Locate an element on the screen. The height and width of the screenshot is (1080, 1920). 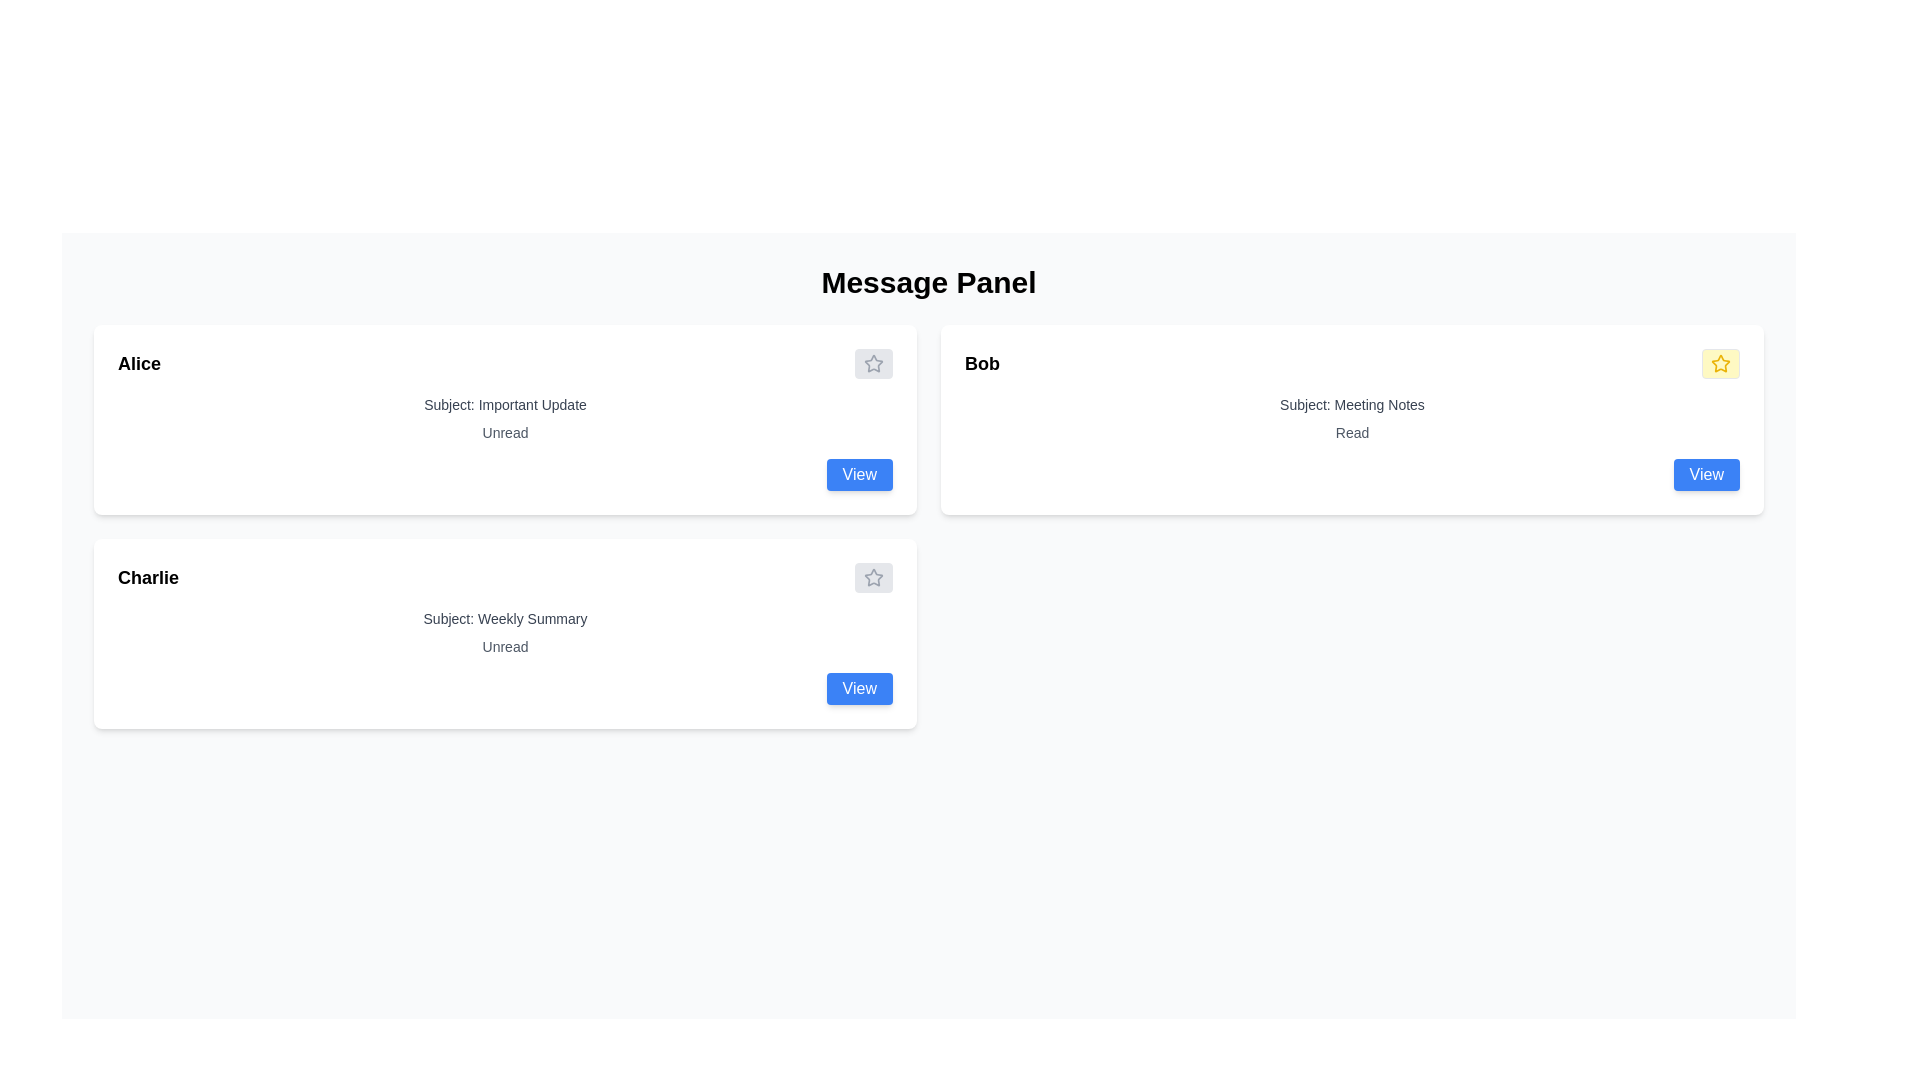
the gray star-shaped icon located at the top-right corner of the 'Charlie' card is located at coordinates (873, 578).